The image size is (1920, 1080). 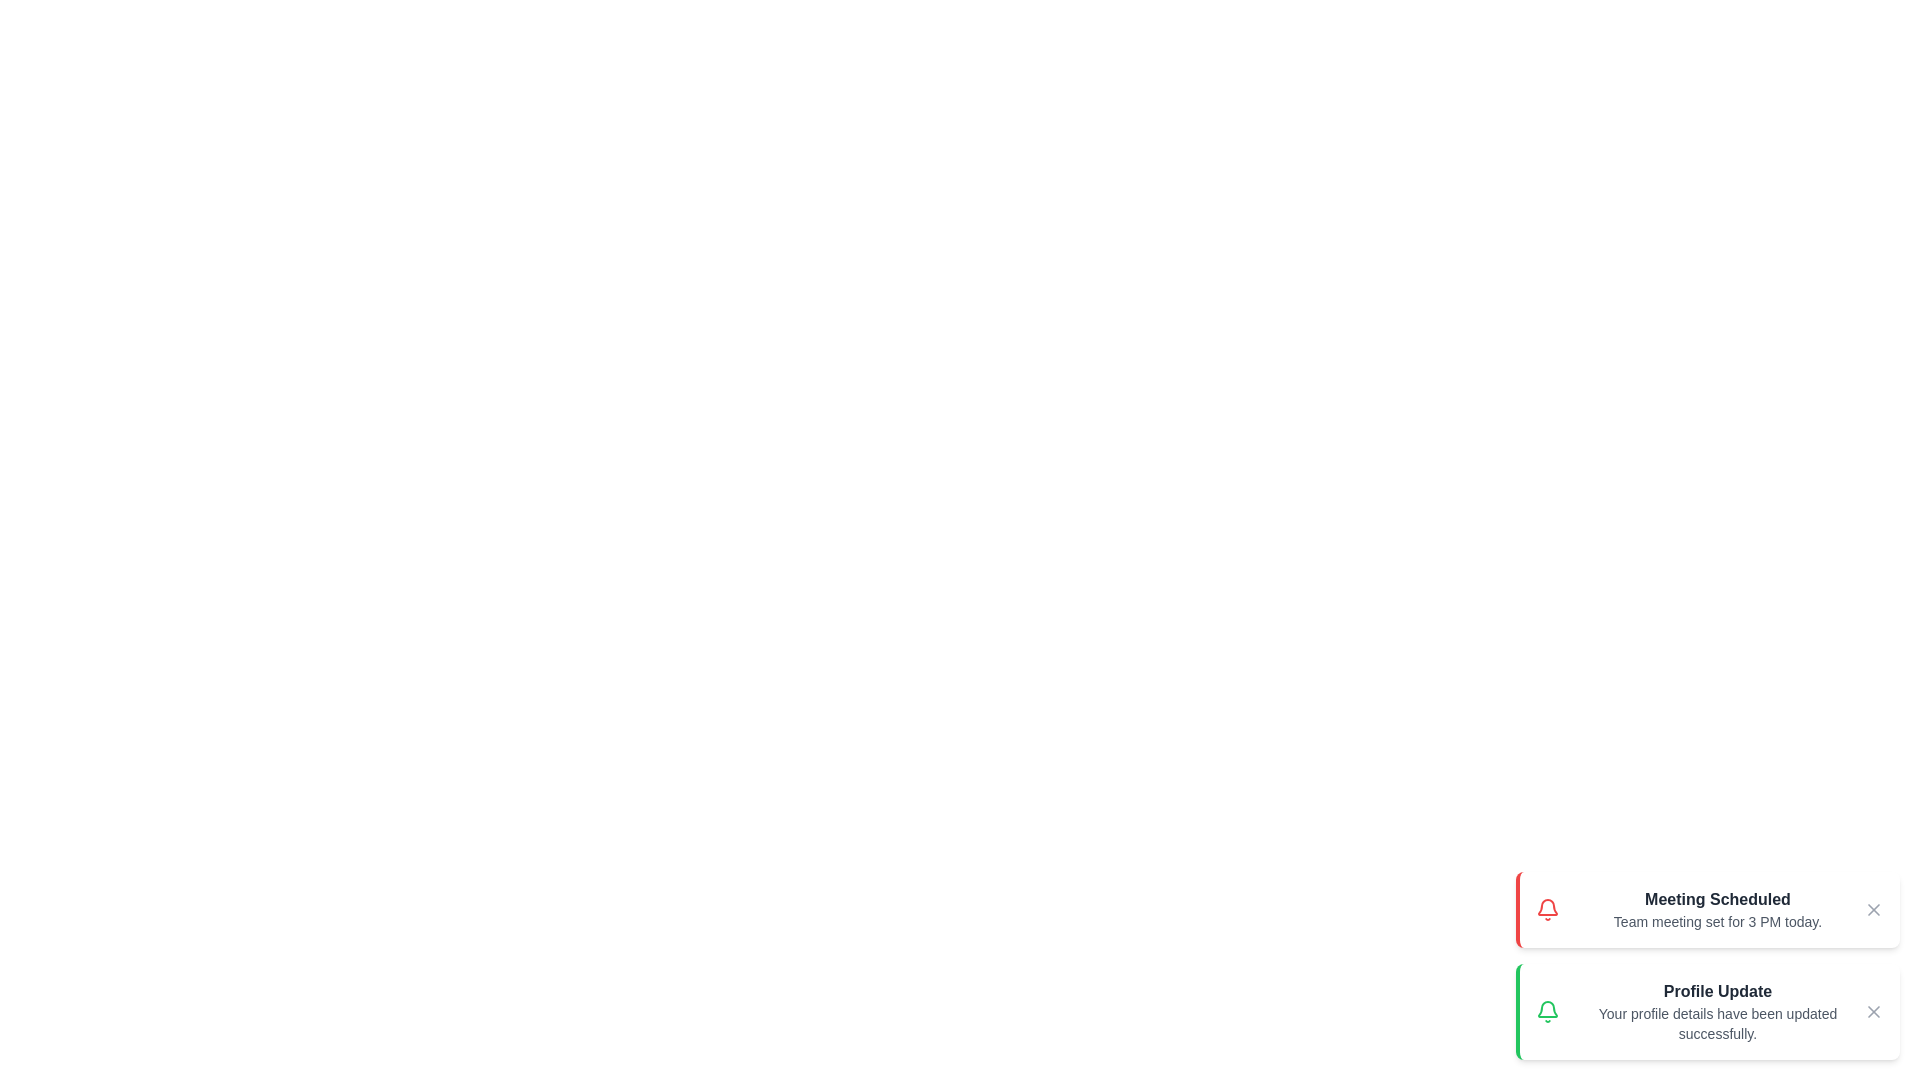 I want to click on the title and description of a notification by selecting 2, so click(x=1707, y=1011).